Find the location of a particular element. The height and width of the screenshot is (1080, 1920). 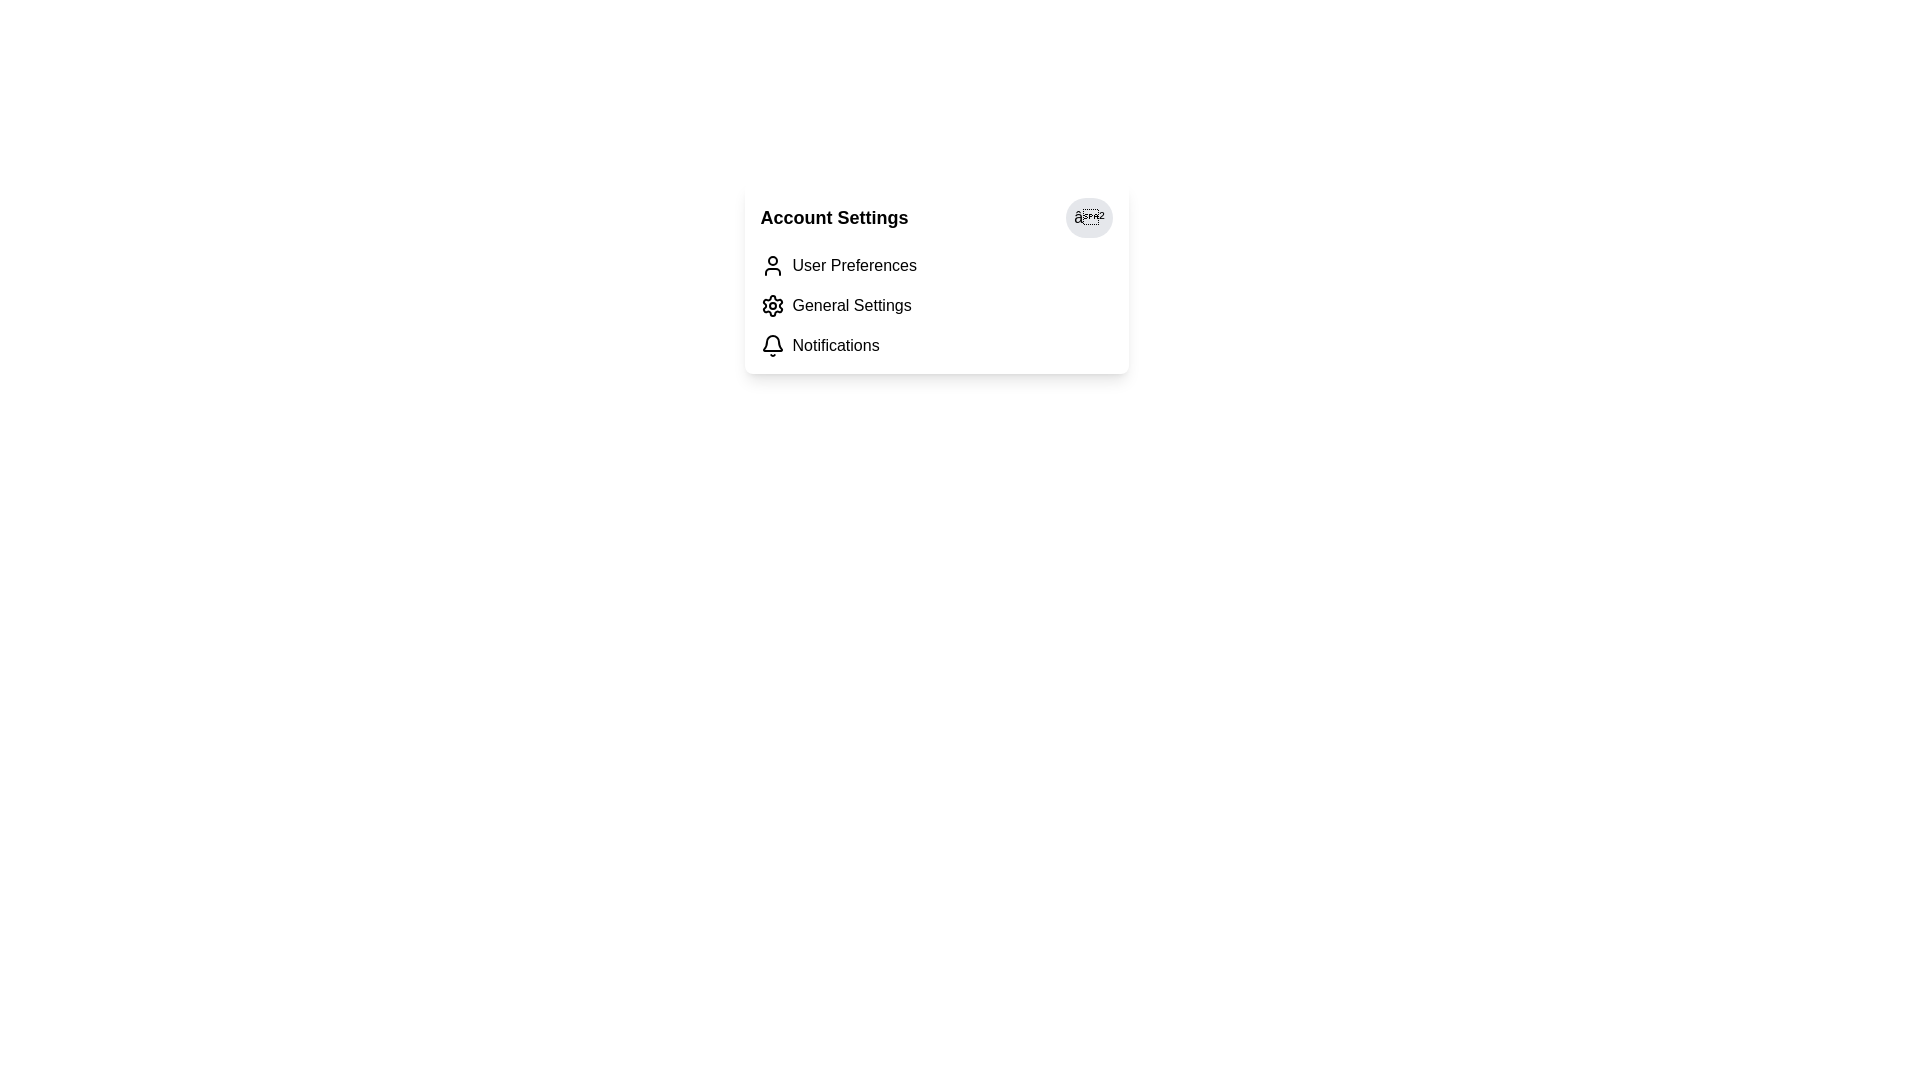

the settings icon located to the left of 'General Settings' for additional information is located at coordinates (771, 305).